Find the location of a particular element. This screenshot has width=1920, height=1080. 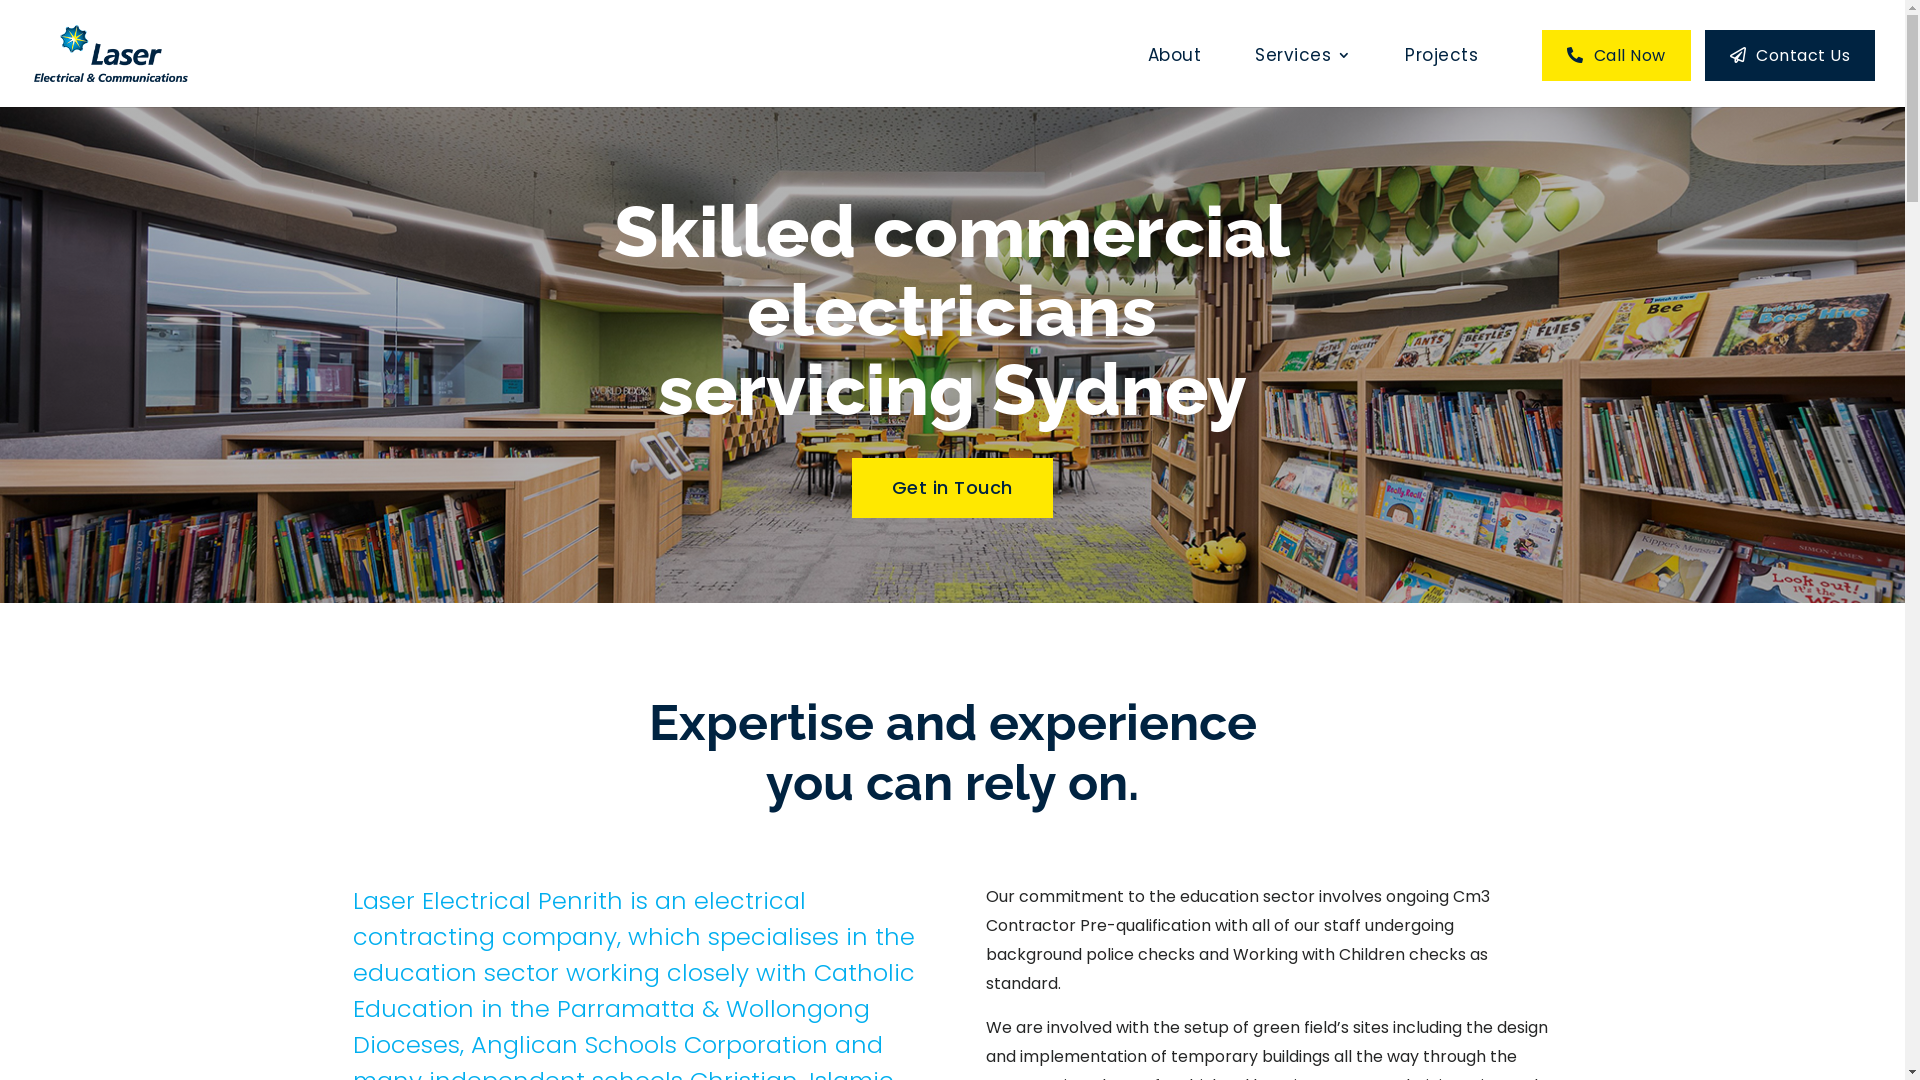

'Get in Touch' is located at coordinates (851, 488).